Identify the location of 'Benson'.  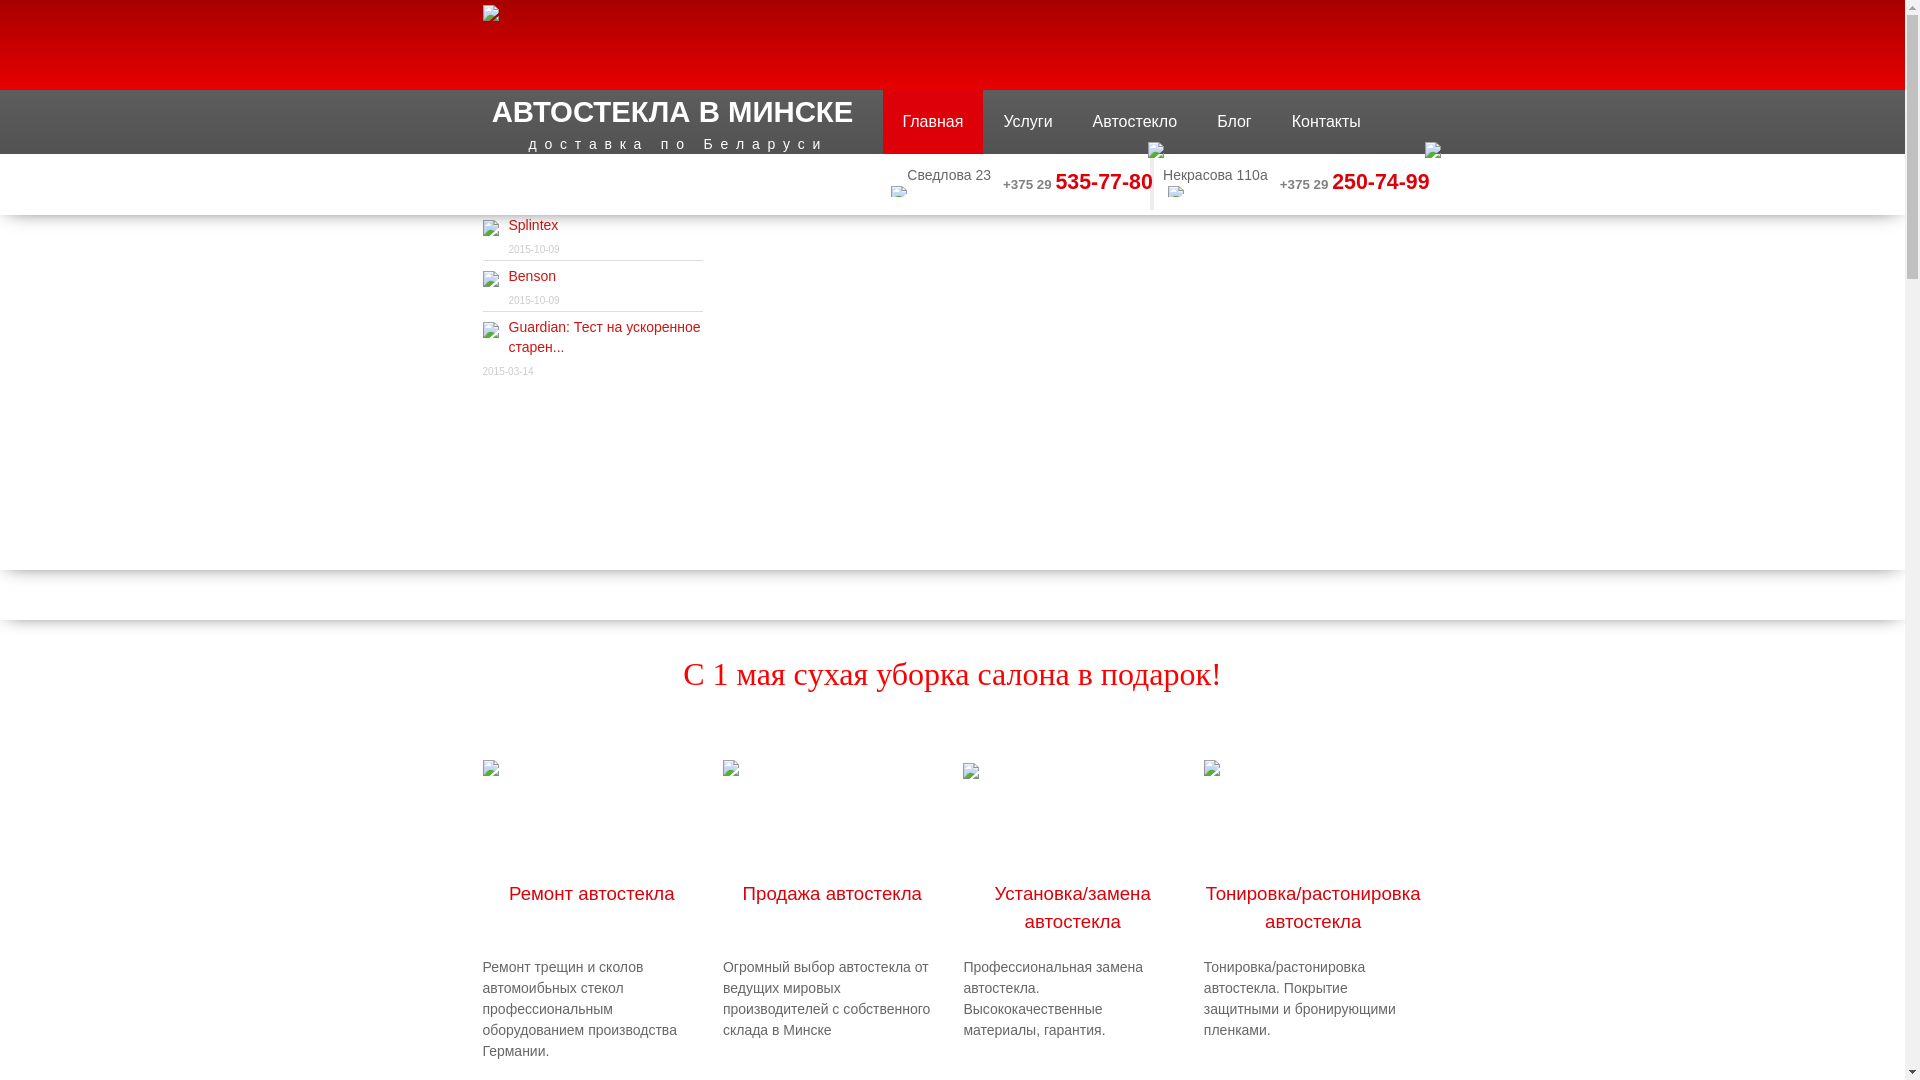
(531, 276).